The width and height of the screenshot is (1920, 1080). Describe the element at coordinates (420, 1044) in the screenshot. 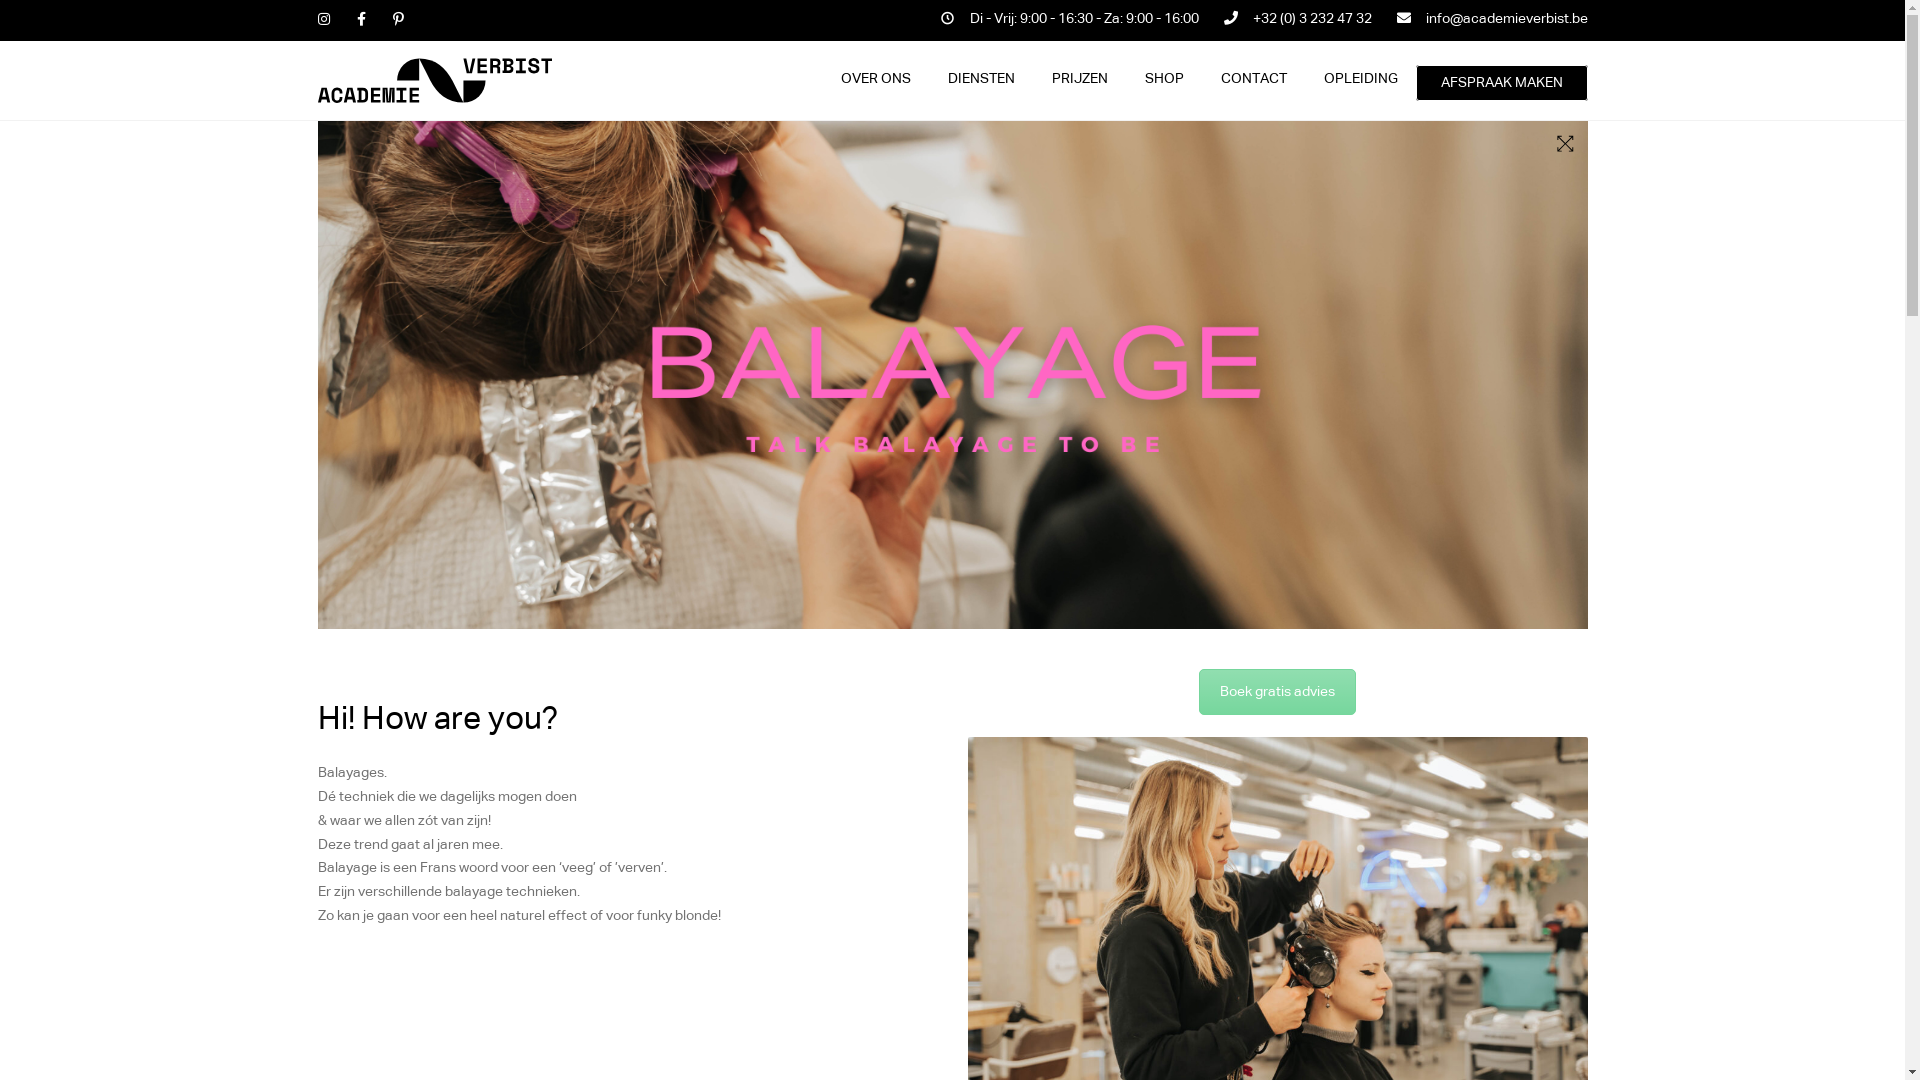

I see `'foonkyfish'` at that location.